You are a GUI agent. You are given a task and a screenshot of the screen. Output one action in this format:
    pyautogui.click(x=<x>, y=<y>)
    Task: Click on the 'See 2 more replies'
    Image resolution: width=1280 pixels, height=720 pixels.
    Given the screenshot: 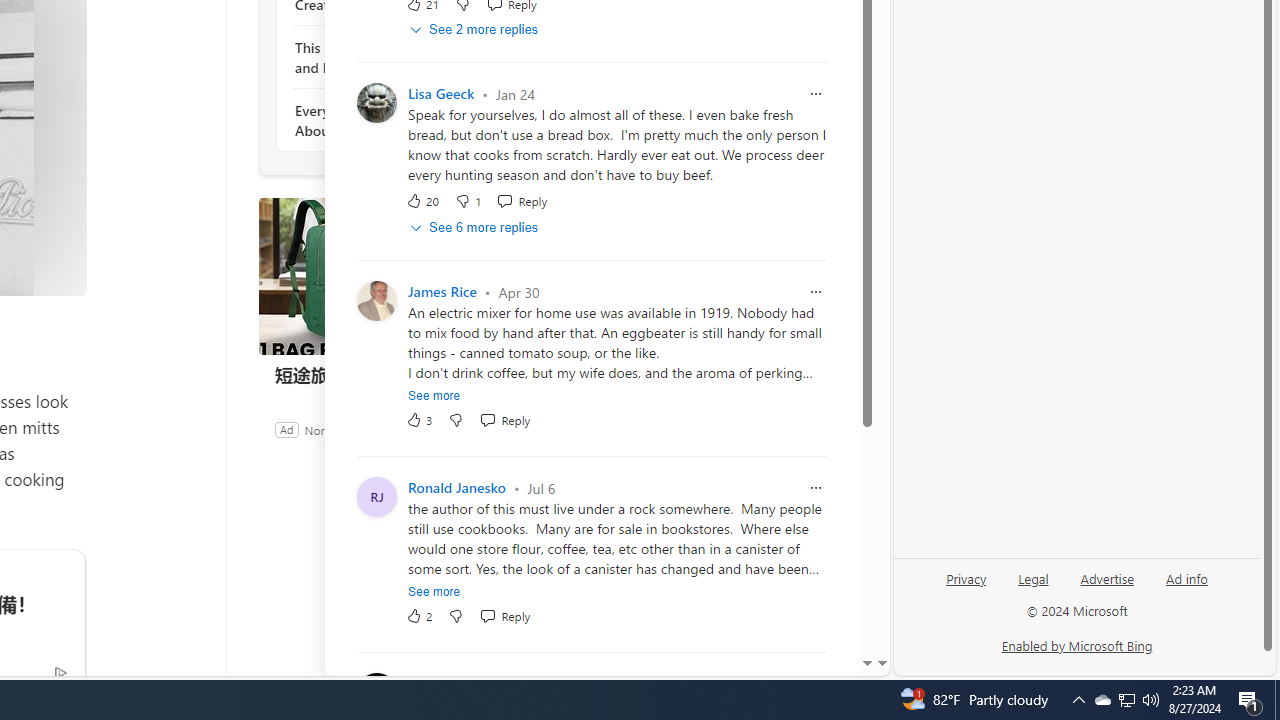 What is the action you would take?
    pyautogui.click(x=475, y=30)
    